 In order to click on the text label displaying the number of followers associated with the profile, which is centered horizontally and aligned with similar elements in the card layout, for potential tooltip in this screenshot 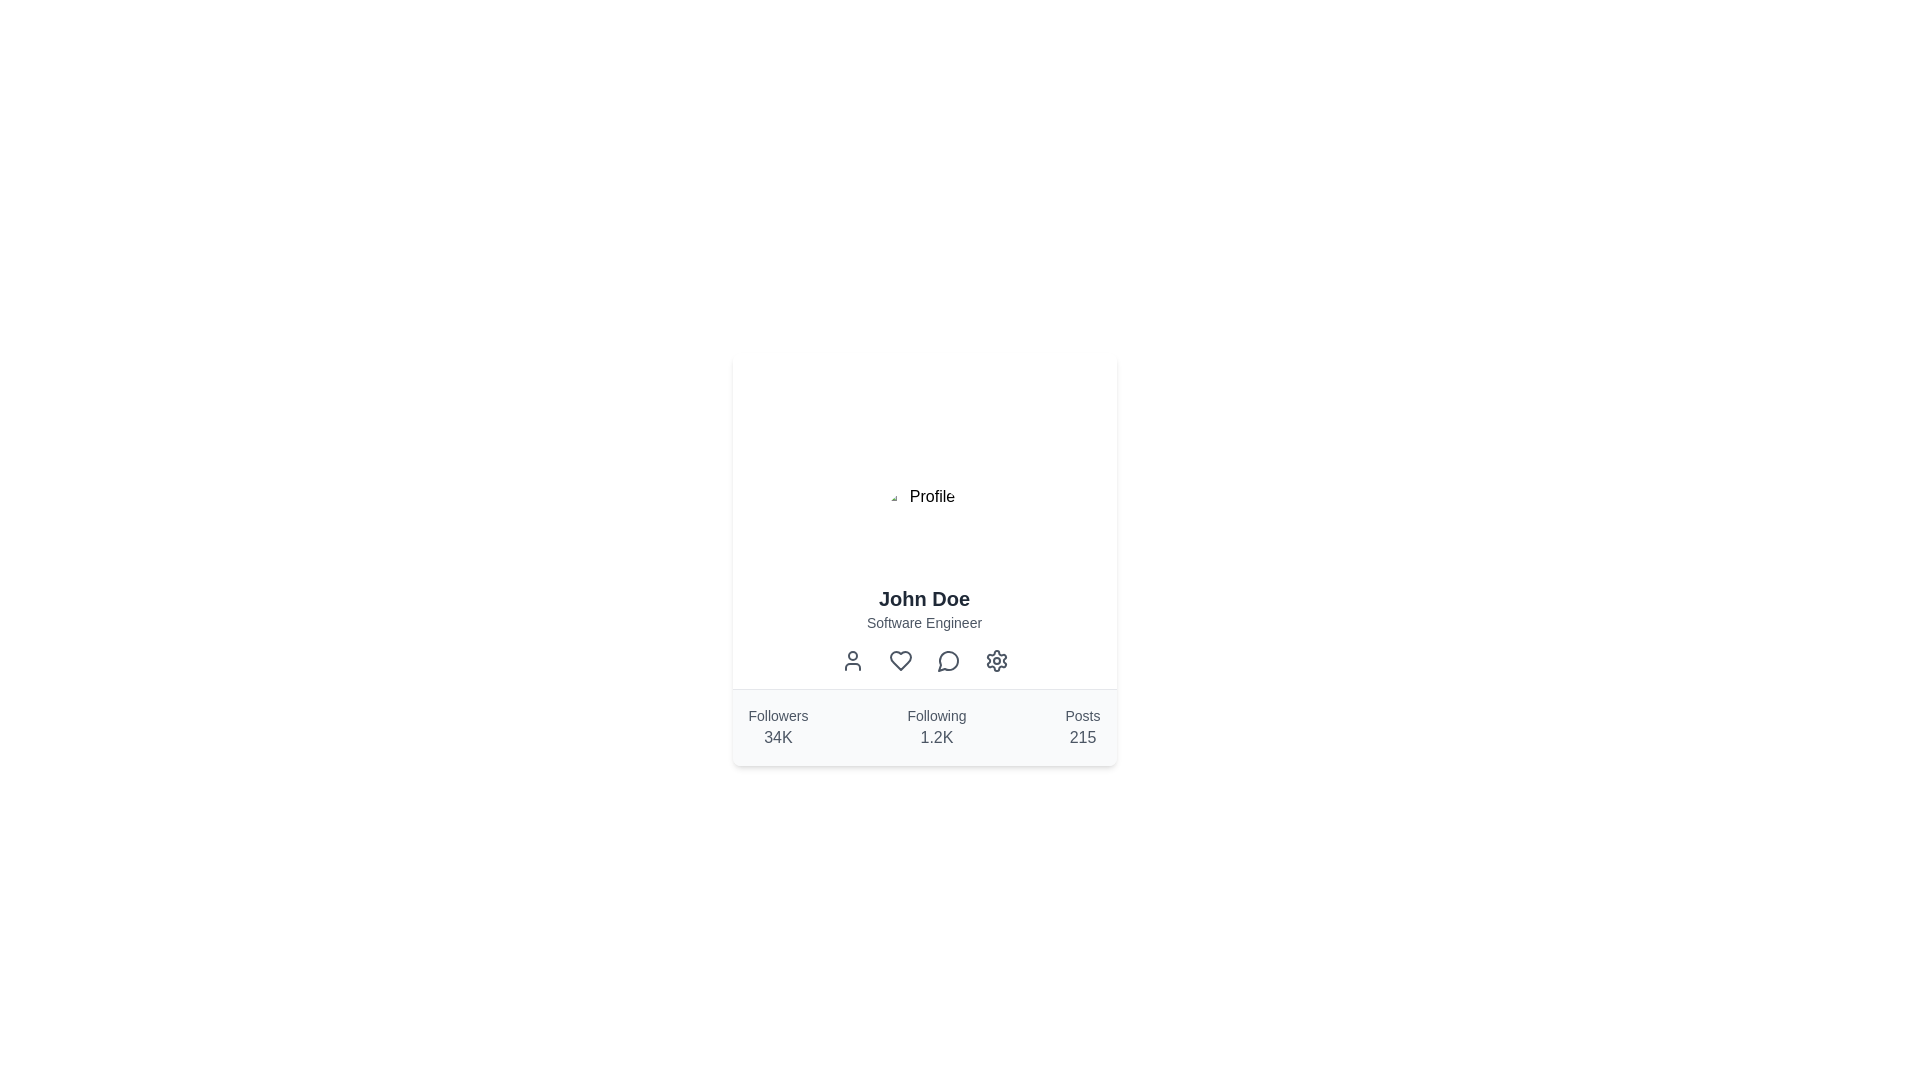, I will do `click(777, 737)`.